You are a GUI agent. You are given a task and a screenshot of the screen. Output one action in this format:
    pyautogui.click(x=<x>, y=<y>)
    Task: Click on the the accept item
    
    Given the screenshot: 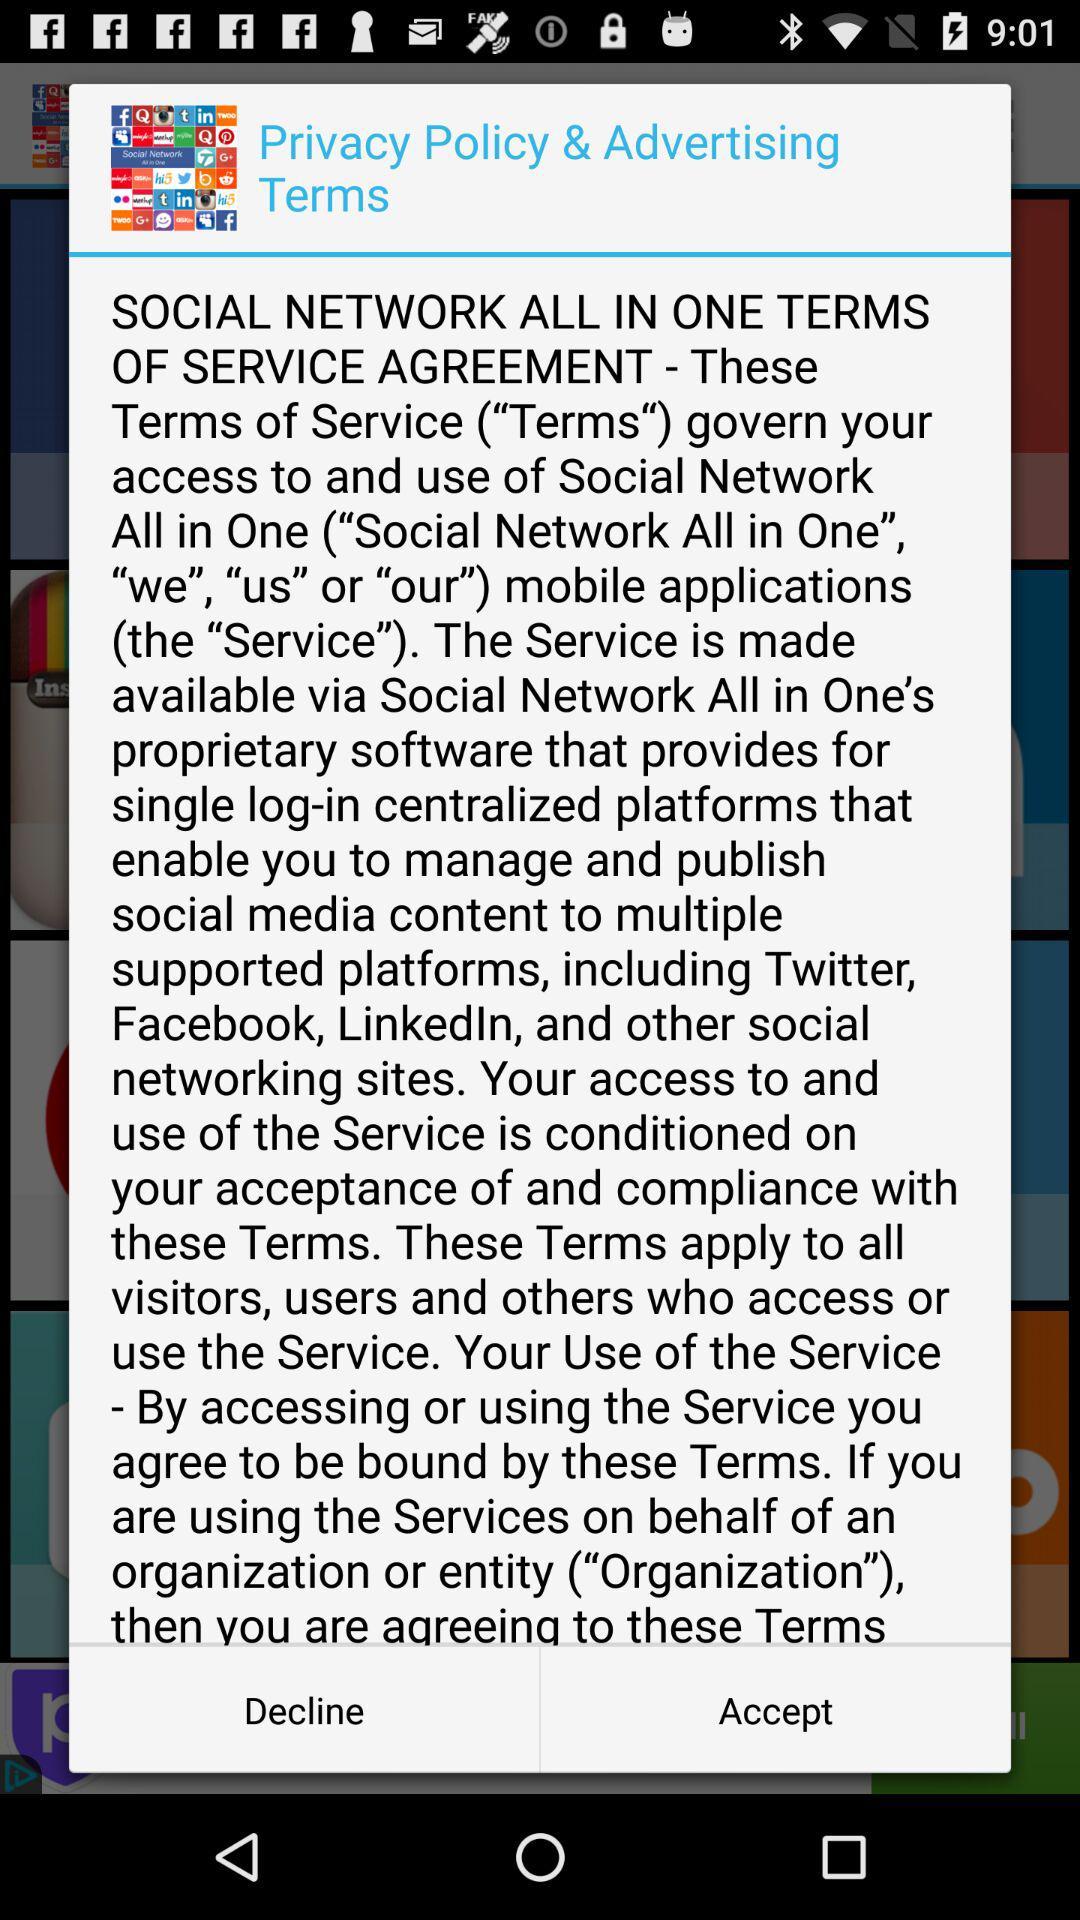 What is the action you would take?
    pyautogui.click(x=774, y=1708)
    